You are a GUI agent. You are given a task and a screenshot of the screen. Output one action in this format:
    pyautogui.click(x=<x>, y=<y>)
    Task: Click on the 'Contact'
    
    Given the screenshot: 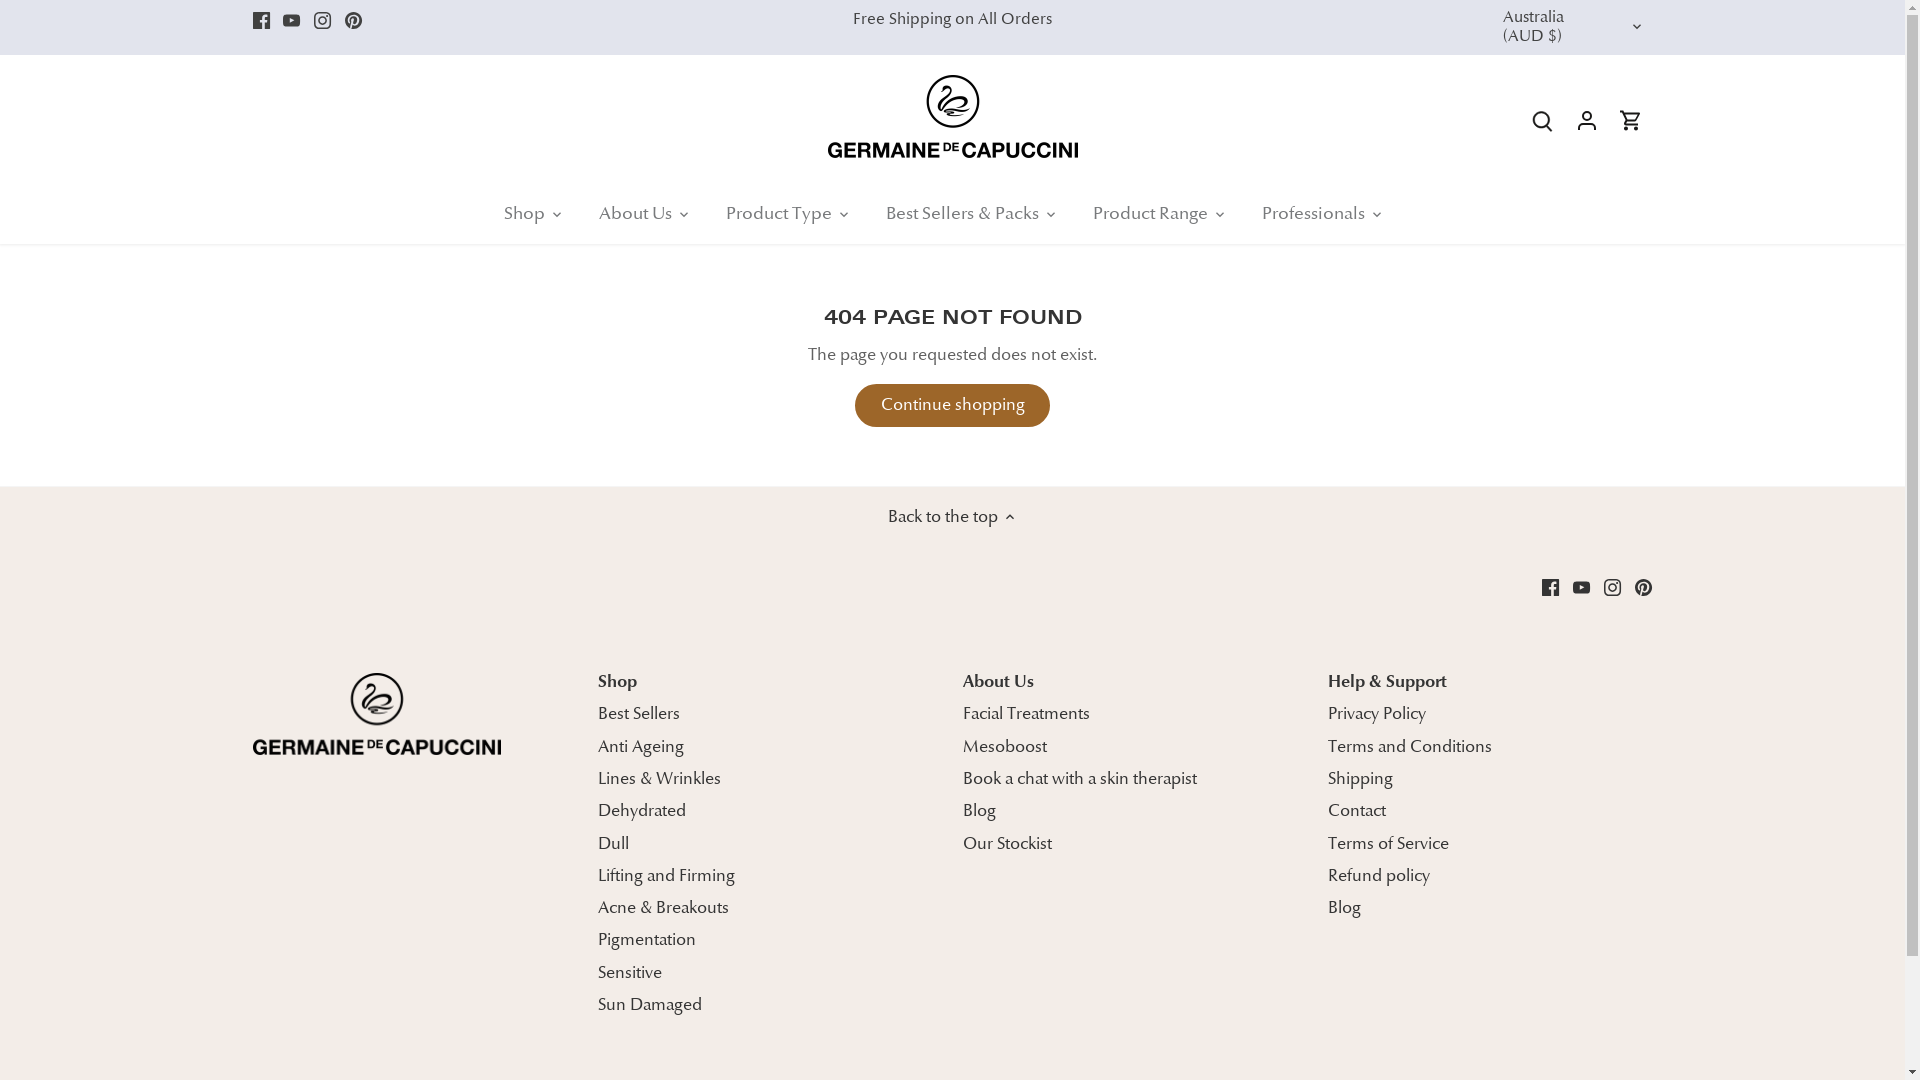 What is the action you would take?
    pyautogui.click(x=1357, y=810)
    